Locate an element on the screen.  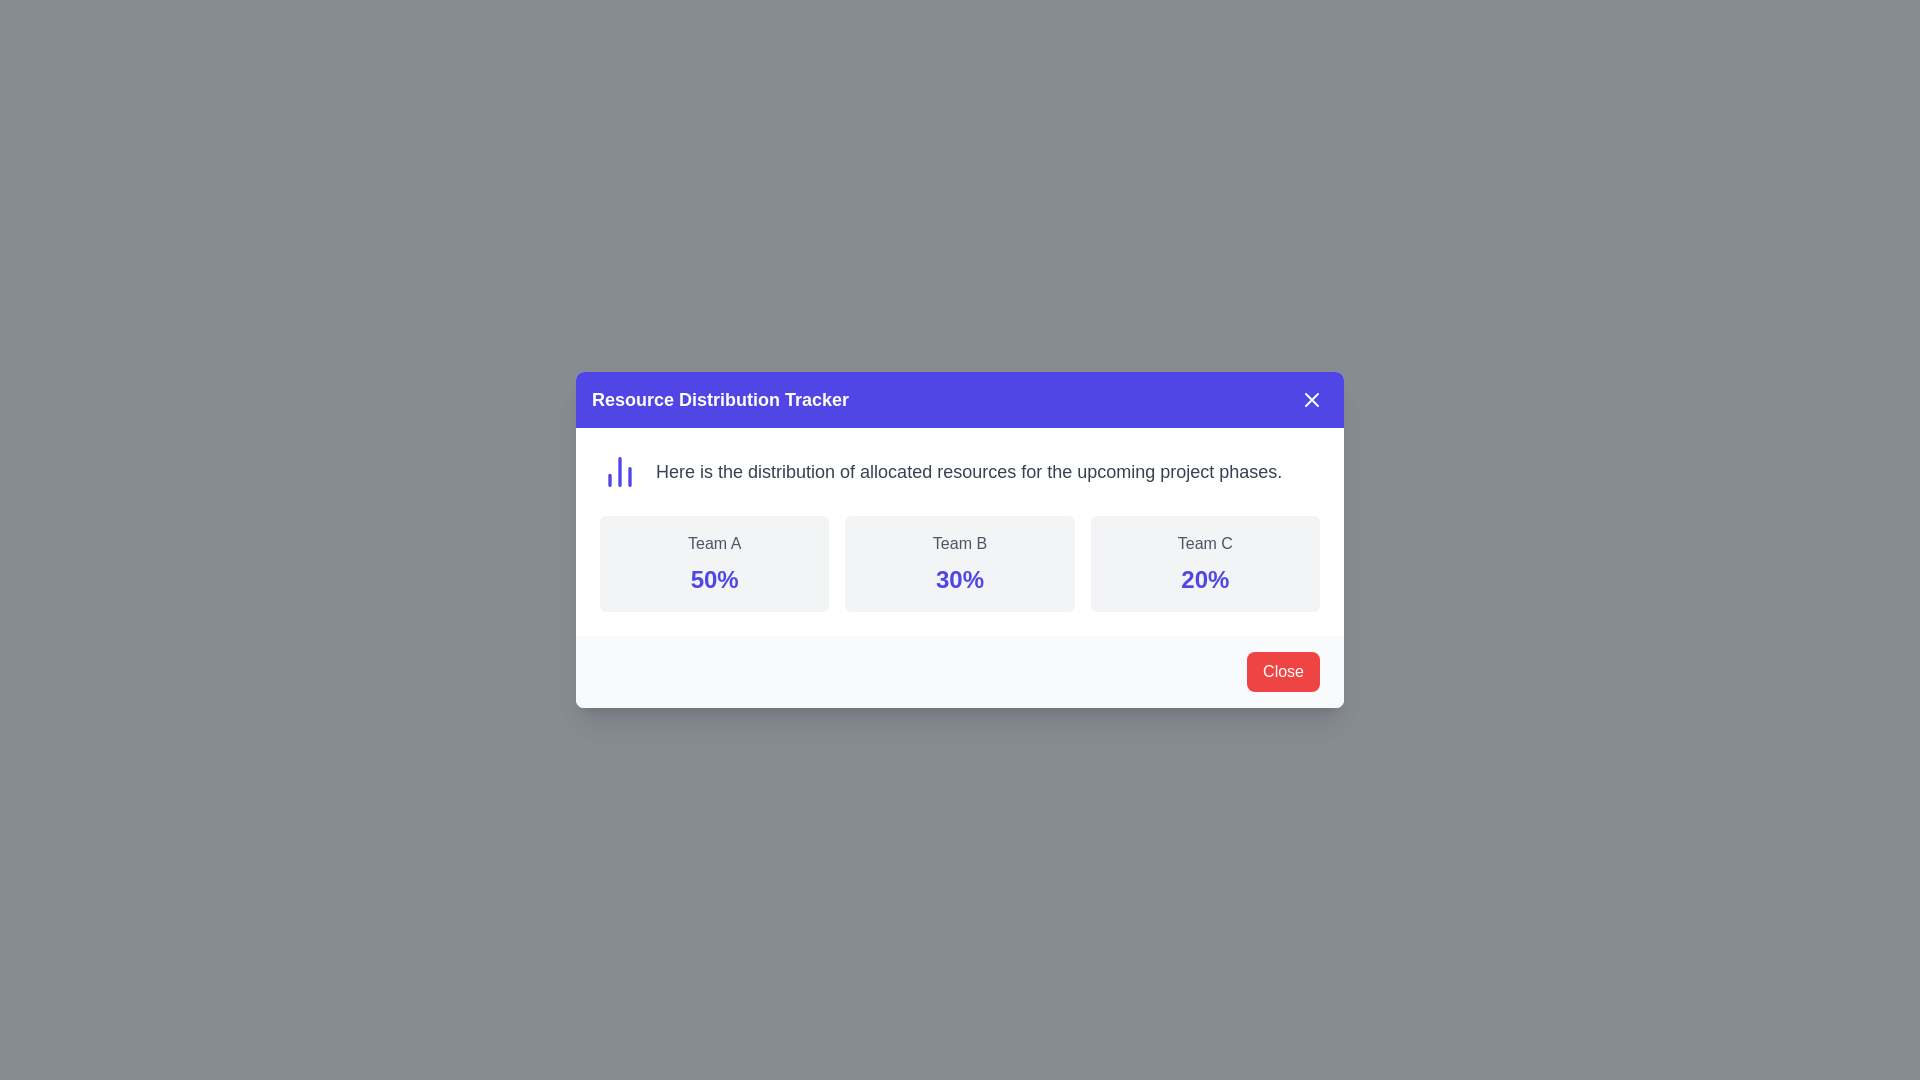
the 'X' icon button in the top-right corner of the modal dialog header is located at coordinates (1311, 400).